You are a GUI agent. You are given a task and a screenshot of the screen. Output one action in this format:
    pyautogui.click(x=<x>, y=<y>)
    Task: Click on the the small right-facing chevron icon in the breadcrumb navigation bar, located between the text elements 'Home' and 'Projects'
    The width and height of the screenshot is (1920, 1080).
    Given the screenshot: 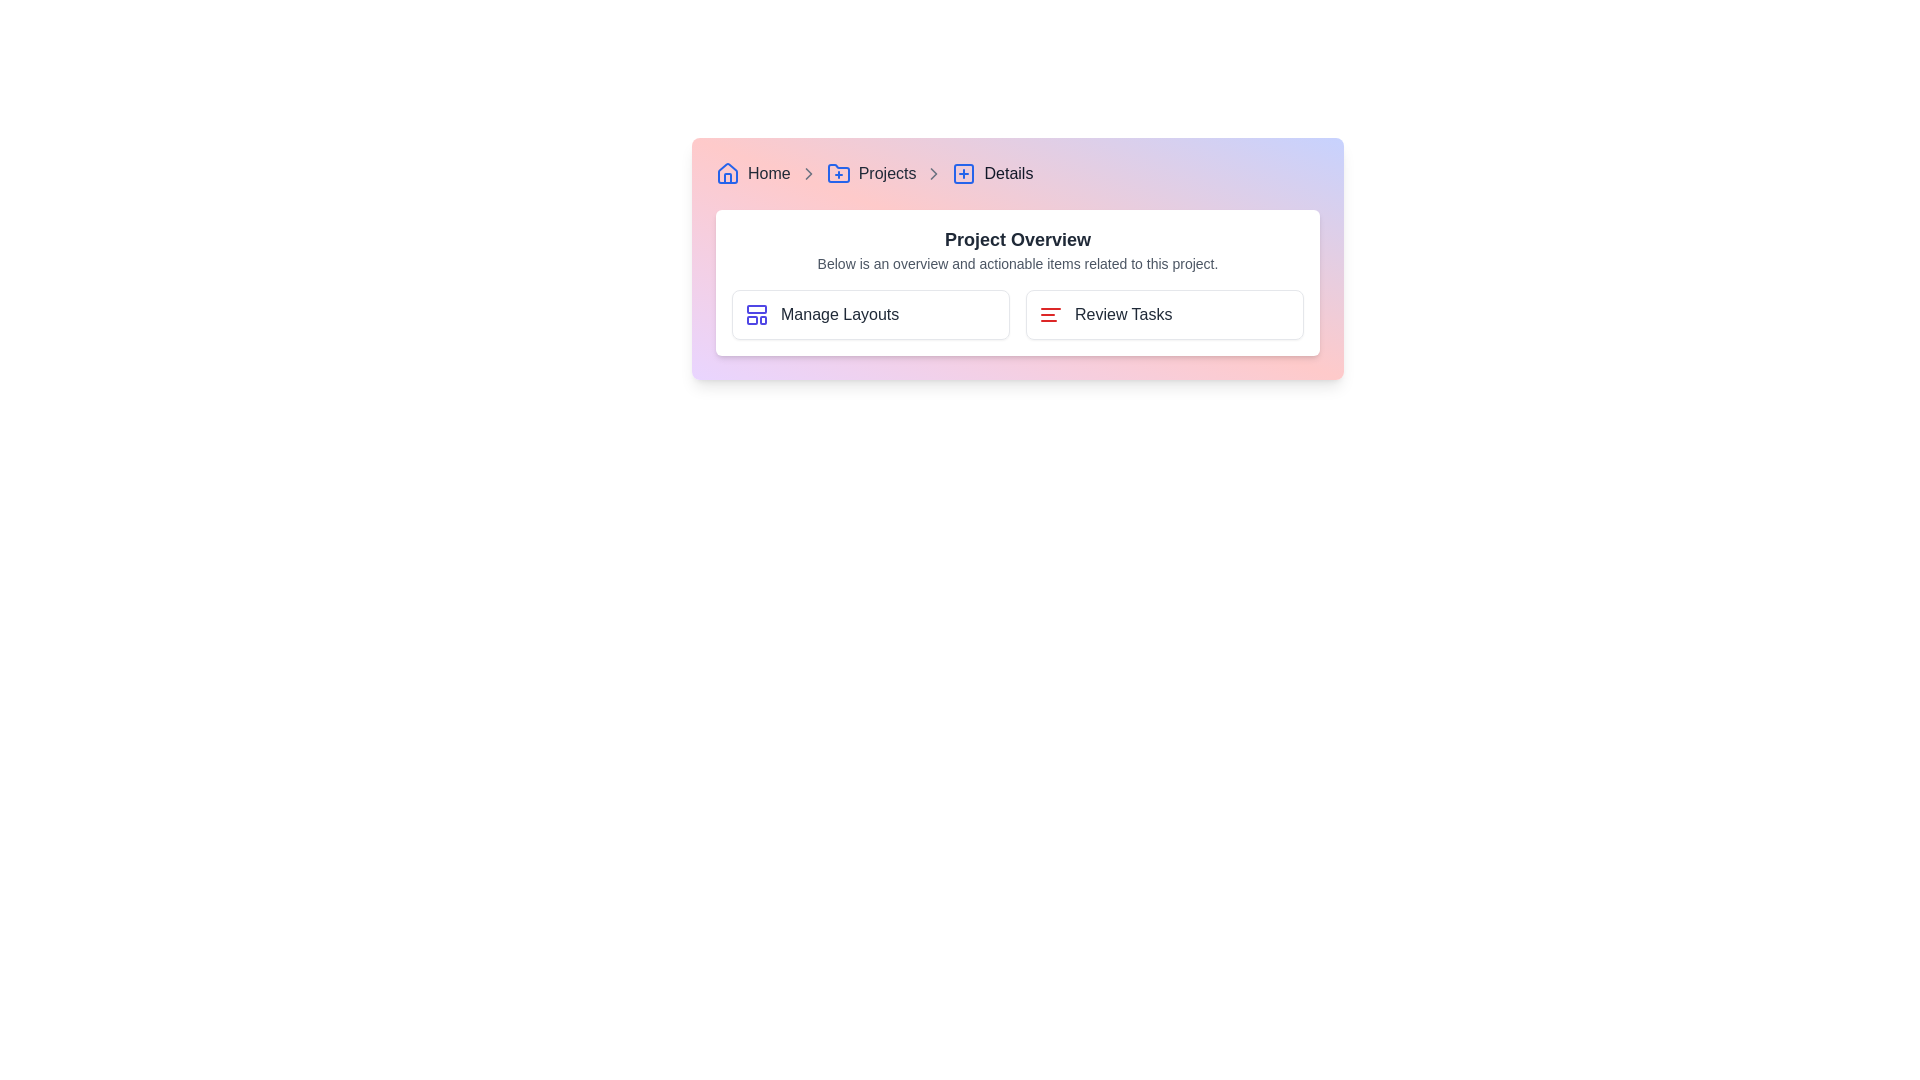 What is the action you would take?
    pyautogui.click(x=808, y=172)
    